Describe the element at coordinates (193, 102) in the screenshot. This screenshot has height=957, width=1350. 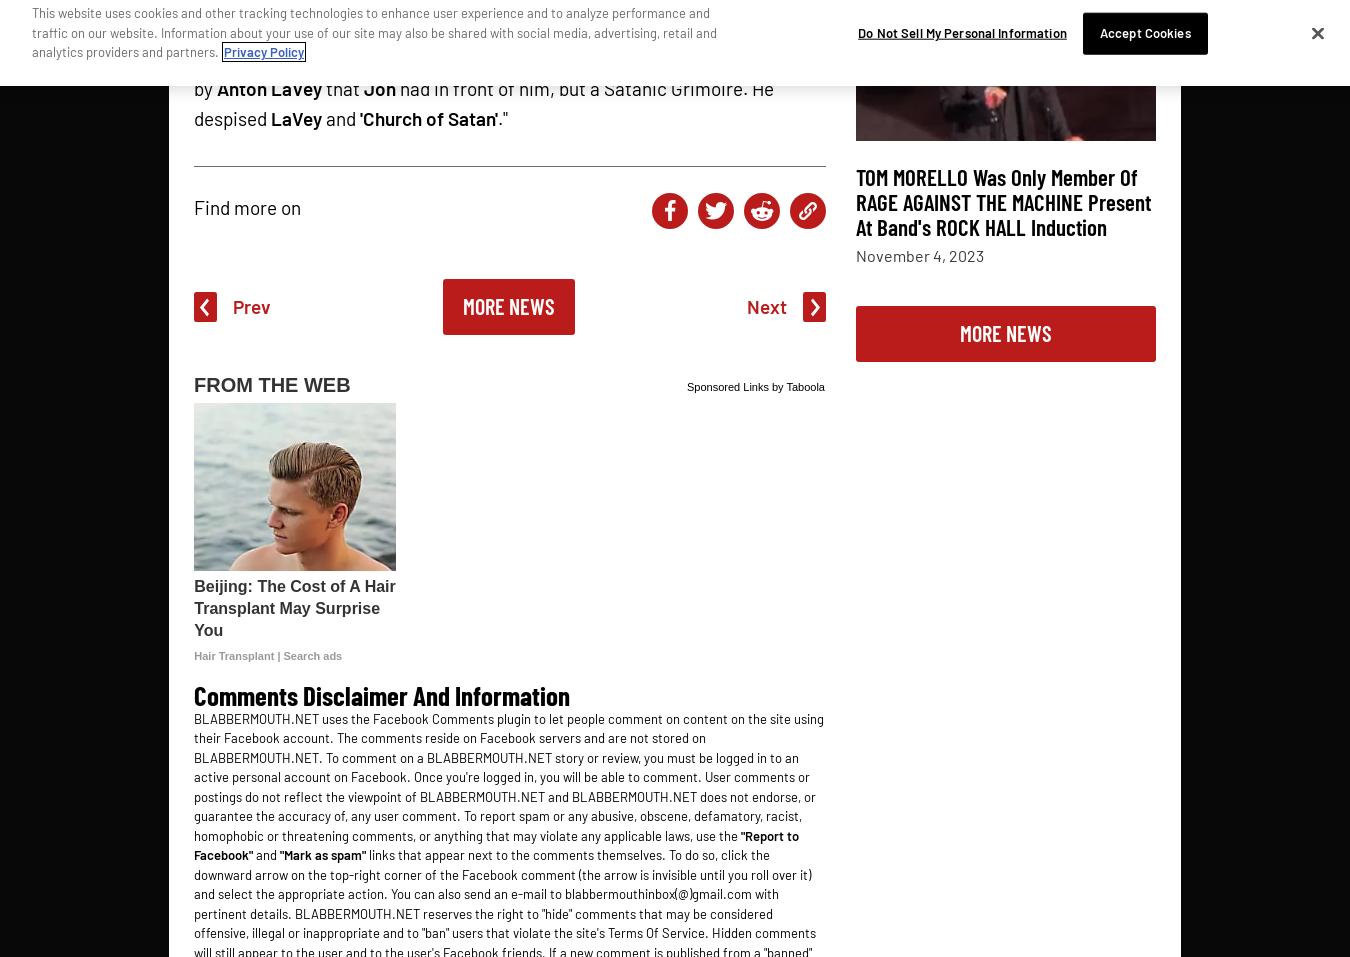
I see `'had in front of him, but a Satanic Grimoire. He despised'` at that location.